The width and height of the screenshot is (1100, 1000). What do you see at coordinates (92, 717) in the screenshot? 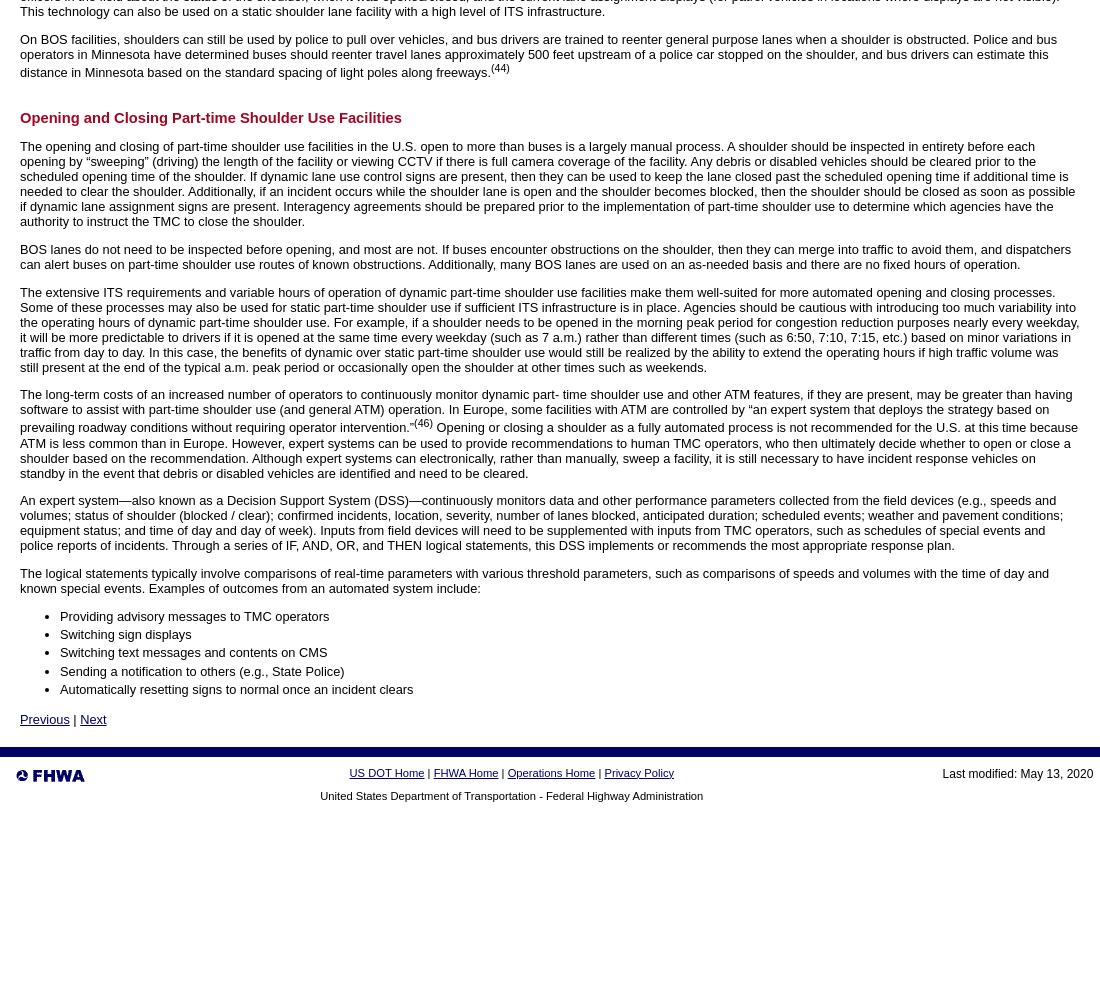
I see `'Next'` at bounding box center [92, 717].